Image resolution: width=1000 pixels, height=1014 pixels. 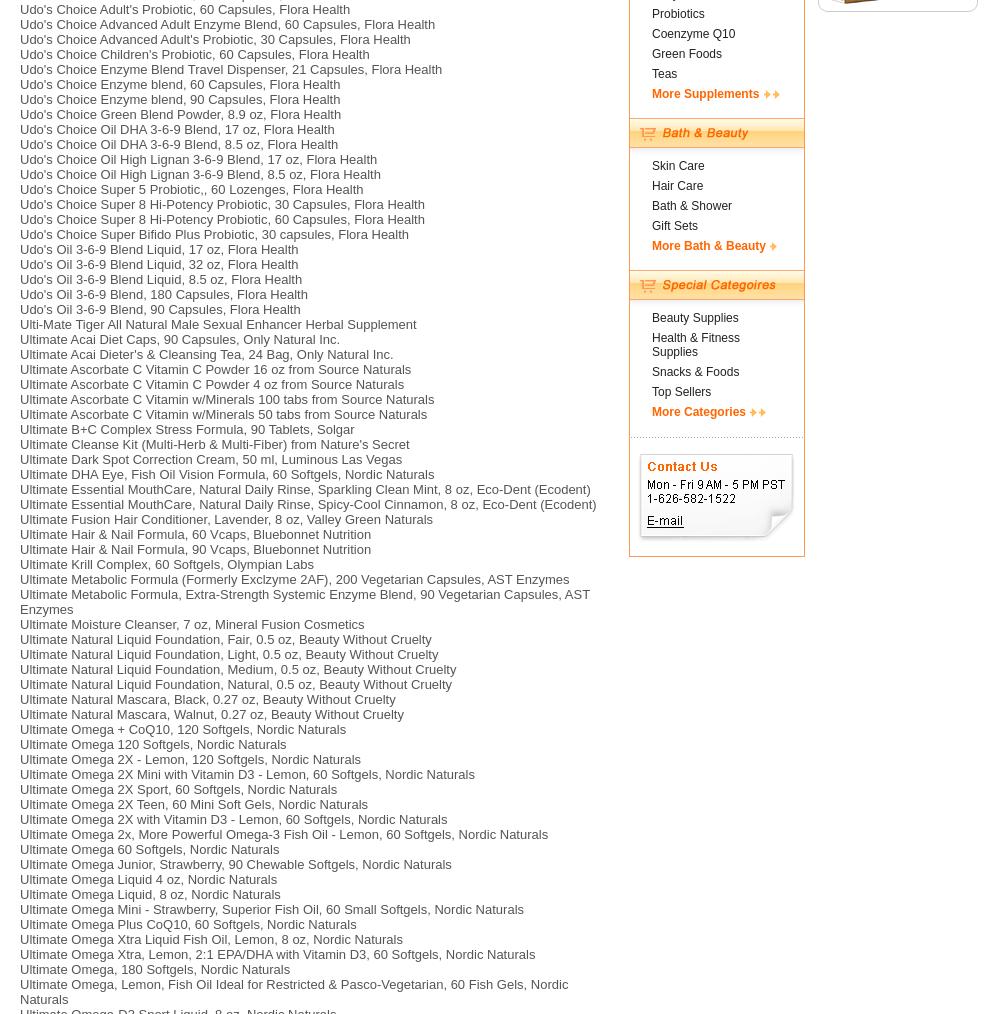 What do you see at coordinates (284, 834) in the screenshot?
I see `'Ultimate Omega 2x, More Powerful Omega-3 Fish Oil - Lemon, 60 Softgels, Nordic Naturals'` at bounding box center [284, 834].